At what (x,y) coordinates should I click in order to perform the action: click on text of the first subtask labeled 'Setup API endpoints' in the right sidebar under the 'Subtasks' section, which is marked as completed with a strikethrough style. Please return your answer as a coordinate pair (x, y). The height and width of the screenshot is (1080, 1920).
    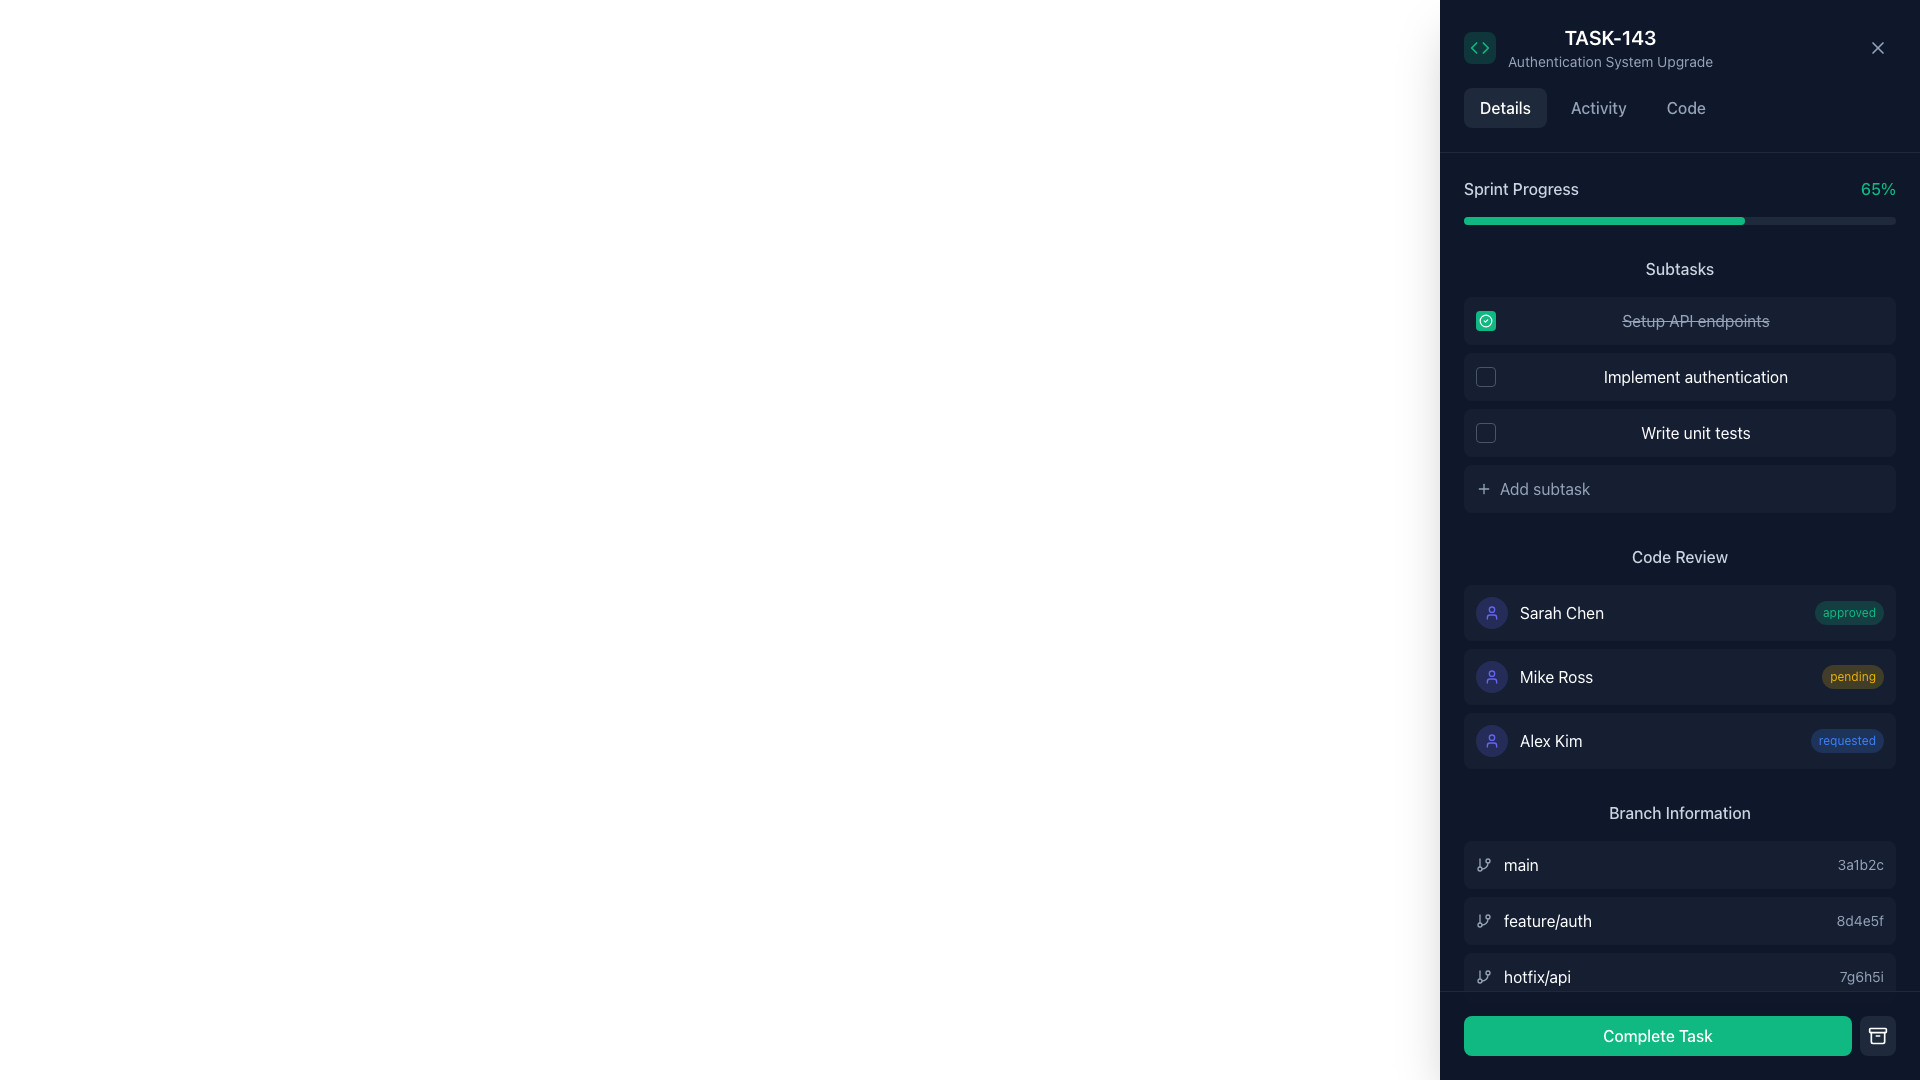
    Looking at the image, I should click on (1694, 319).